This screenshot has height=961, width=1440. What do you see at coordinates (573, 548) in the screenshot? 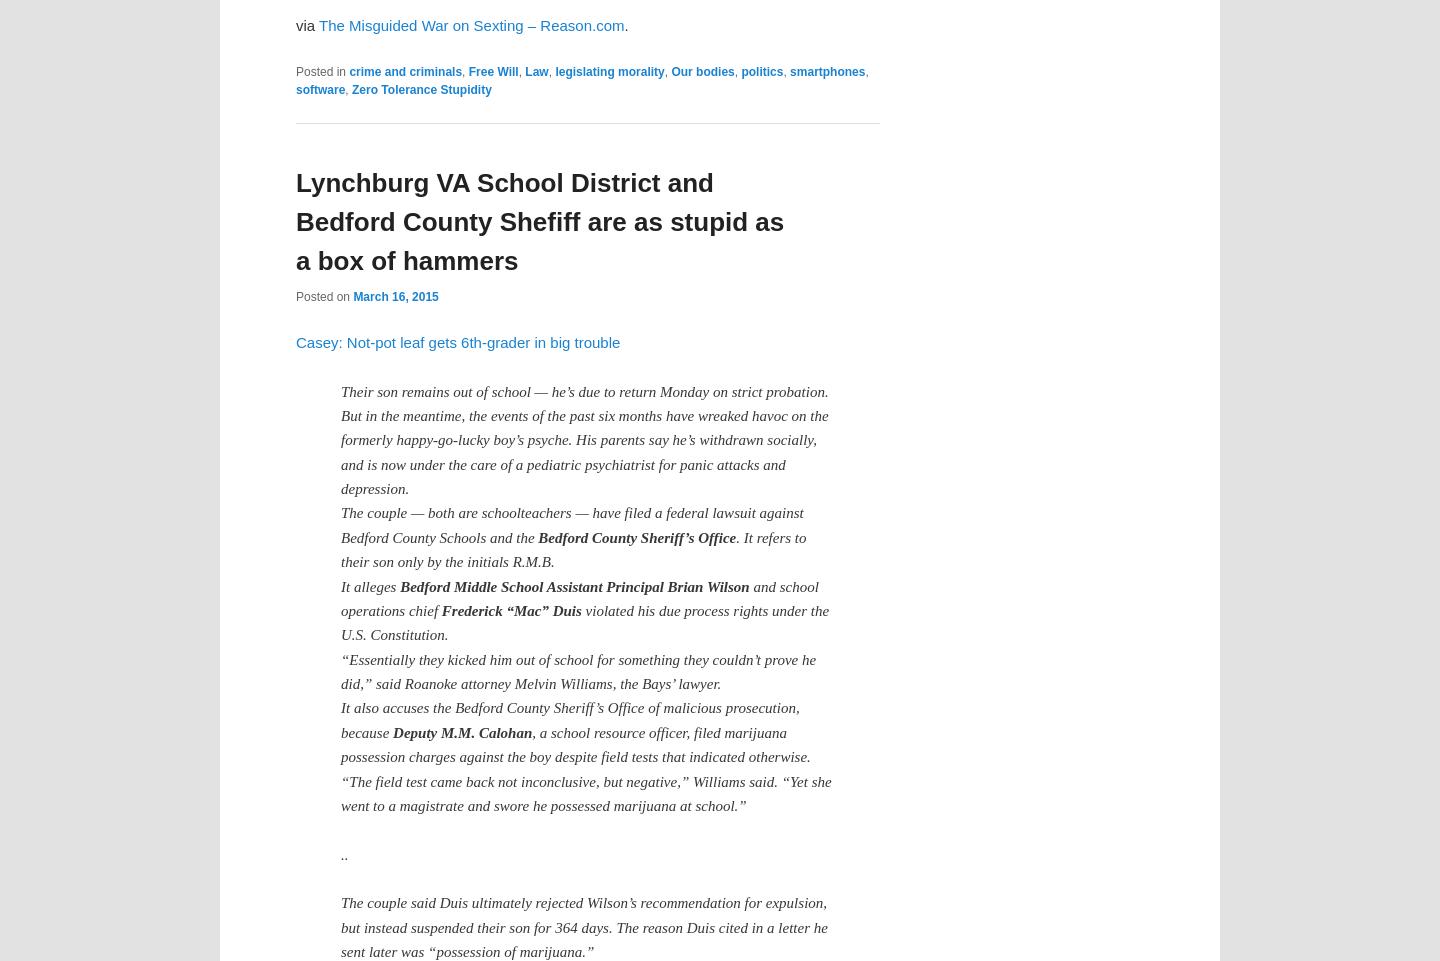
I see `'. It refers to their son only by the initials R.M.B.'` at bounding box center [573, 548].